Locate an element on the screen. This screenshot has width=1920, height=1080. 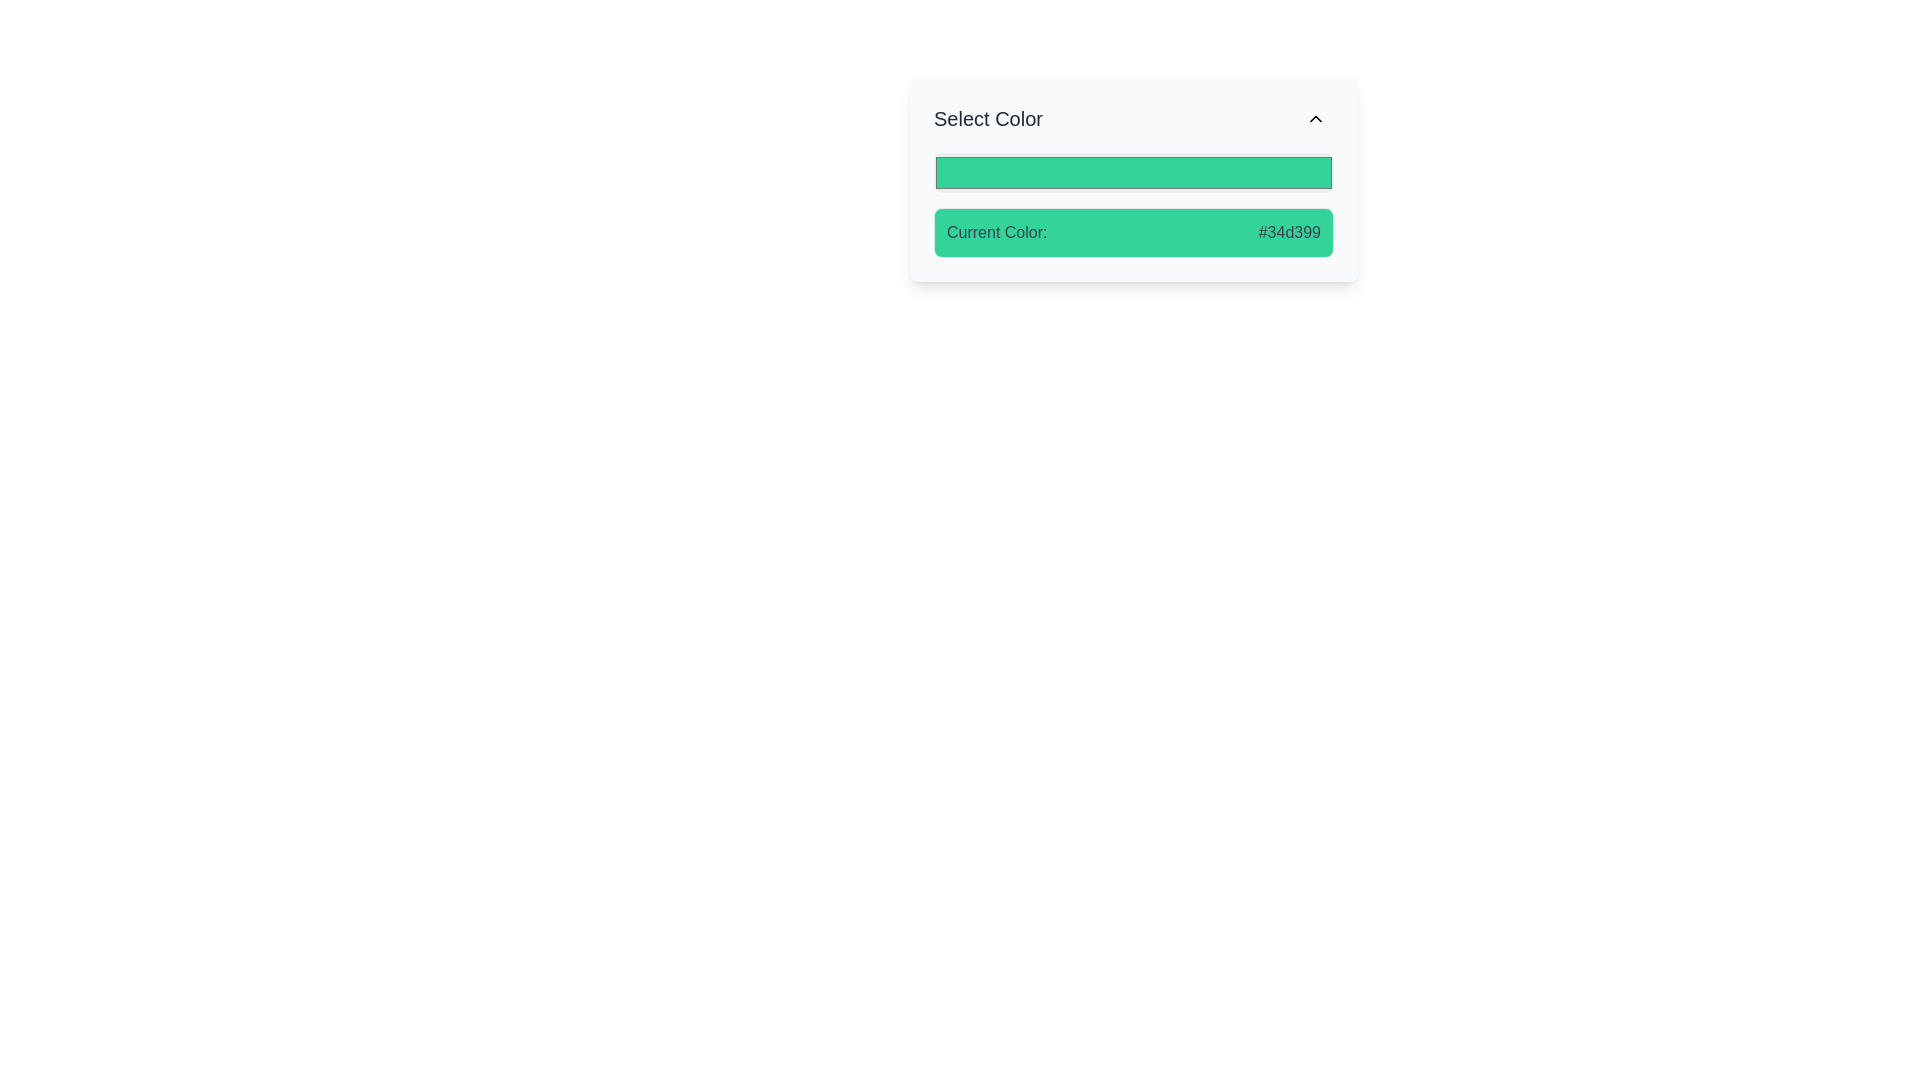
the text label displaying 'Current Color:' which is styled with a gray font color and positioned inside a highlighted green box is located at coordinates (997, 231).